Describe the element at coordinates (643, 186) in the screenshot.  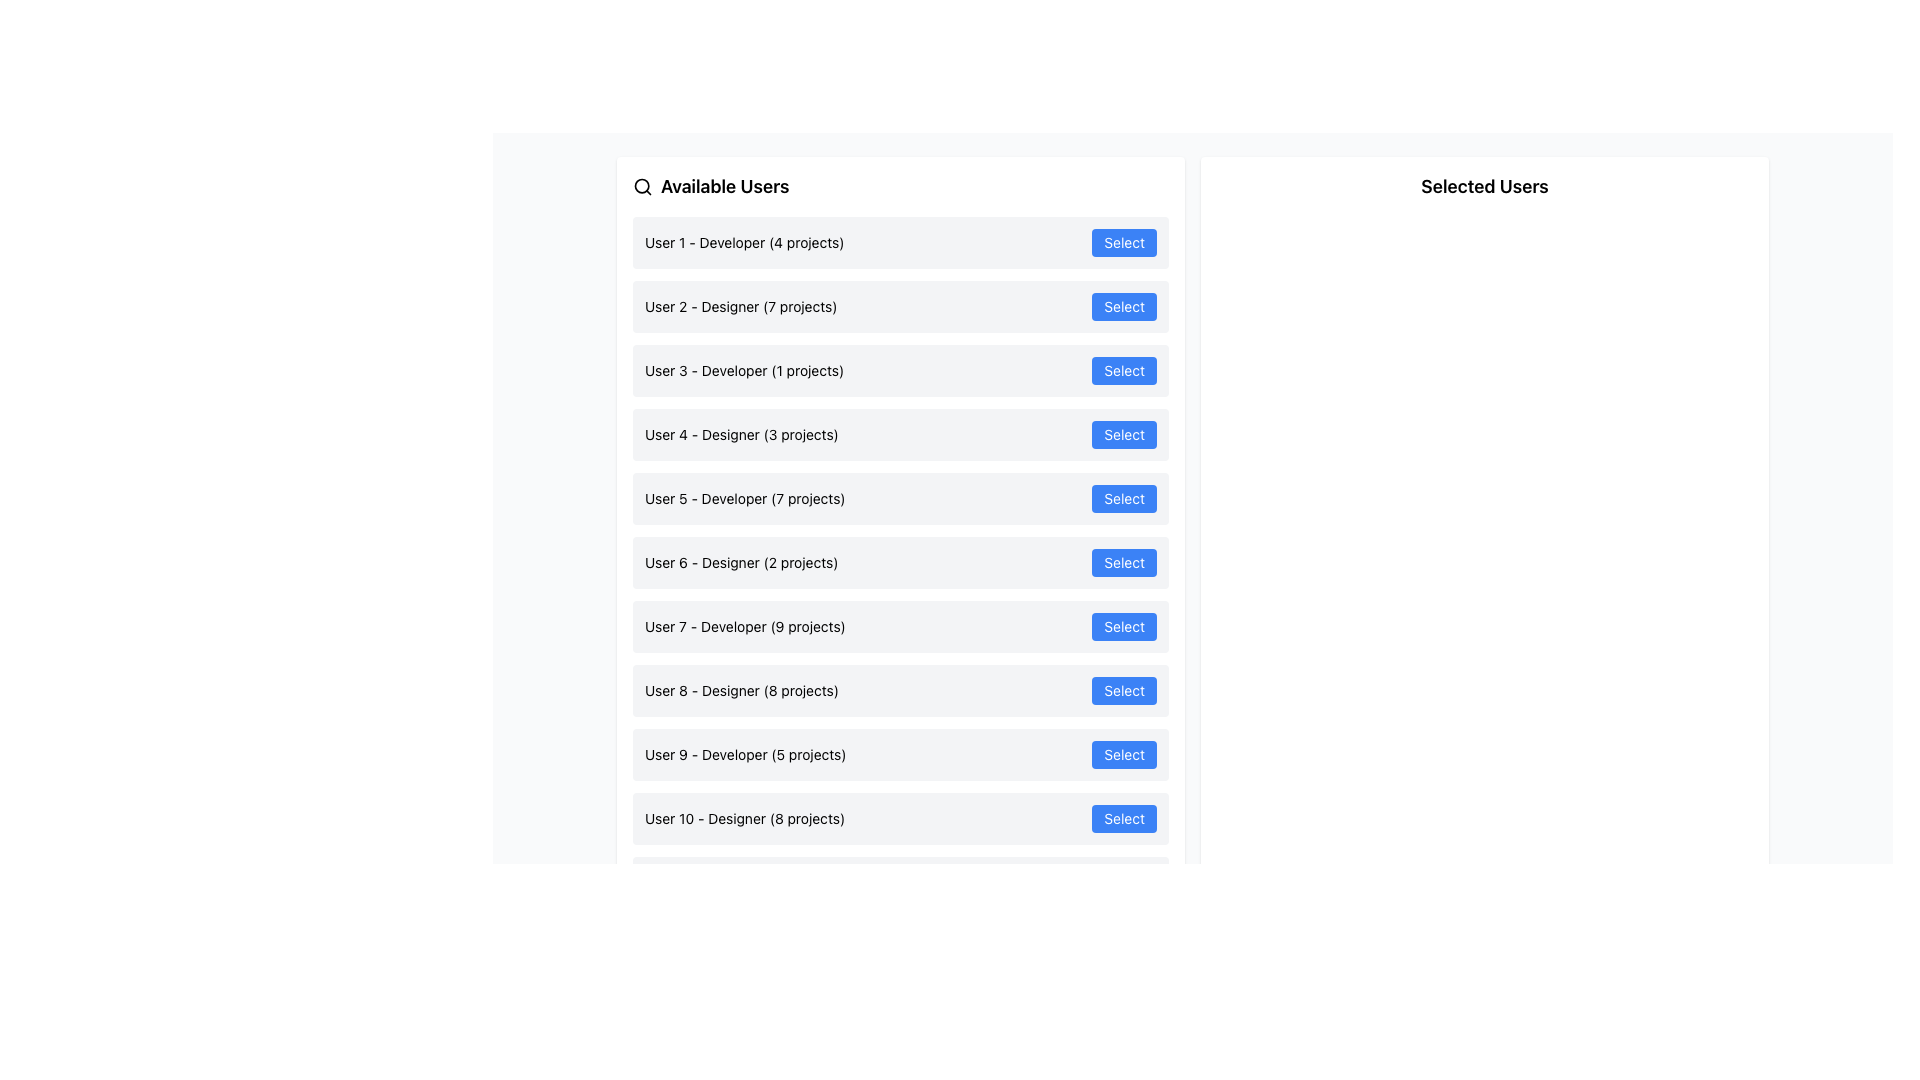
I see `the search icon located at the left side of the 'Available Users' header section, which is visually associated with the title text` at that location.